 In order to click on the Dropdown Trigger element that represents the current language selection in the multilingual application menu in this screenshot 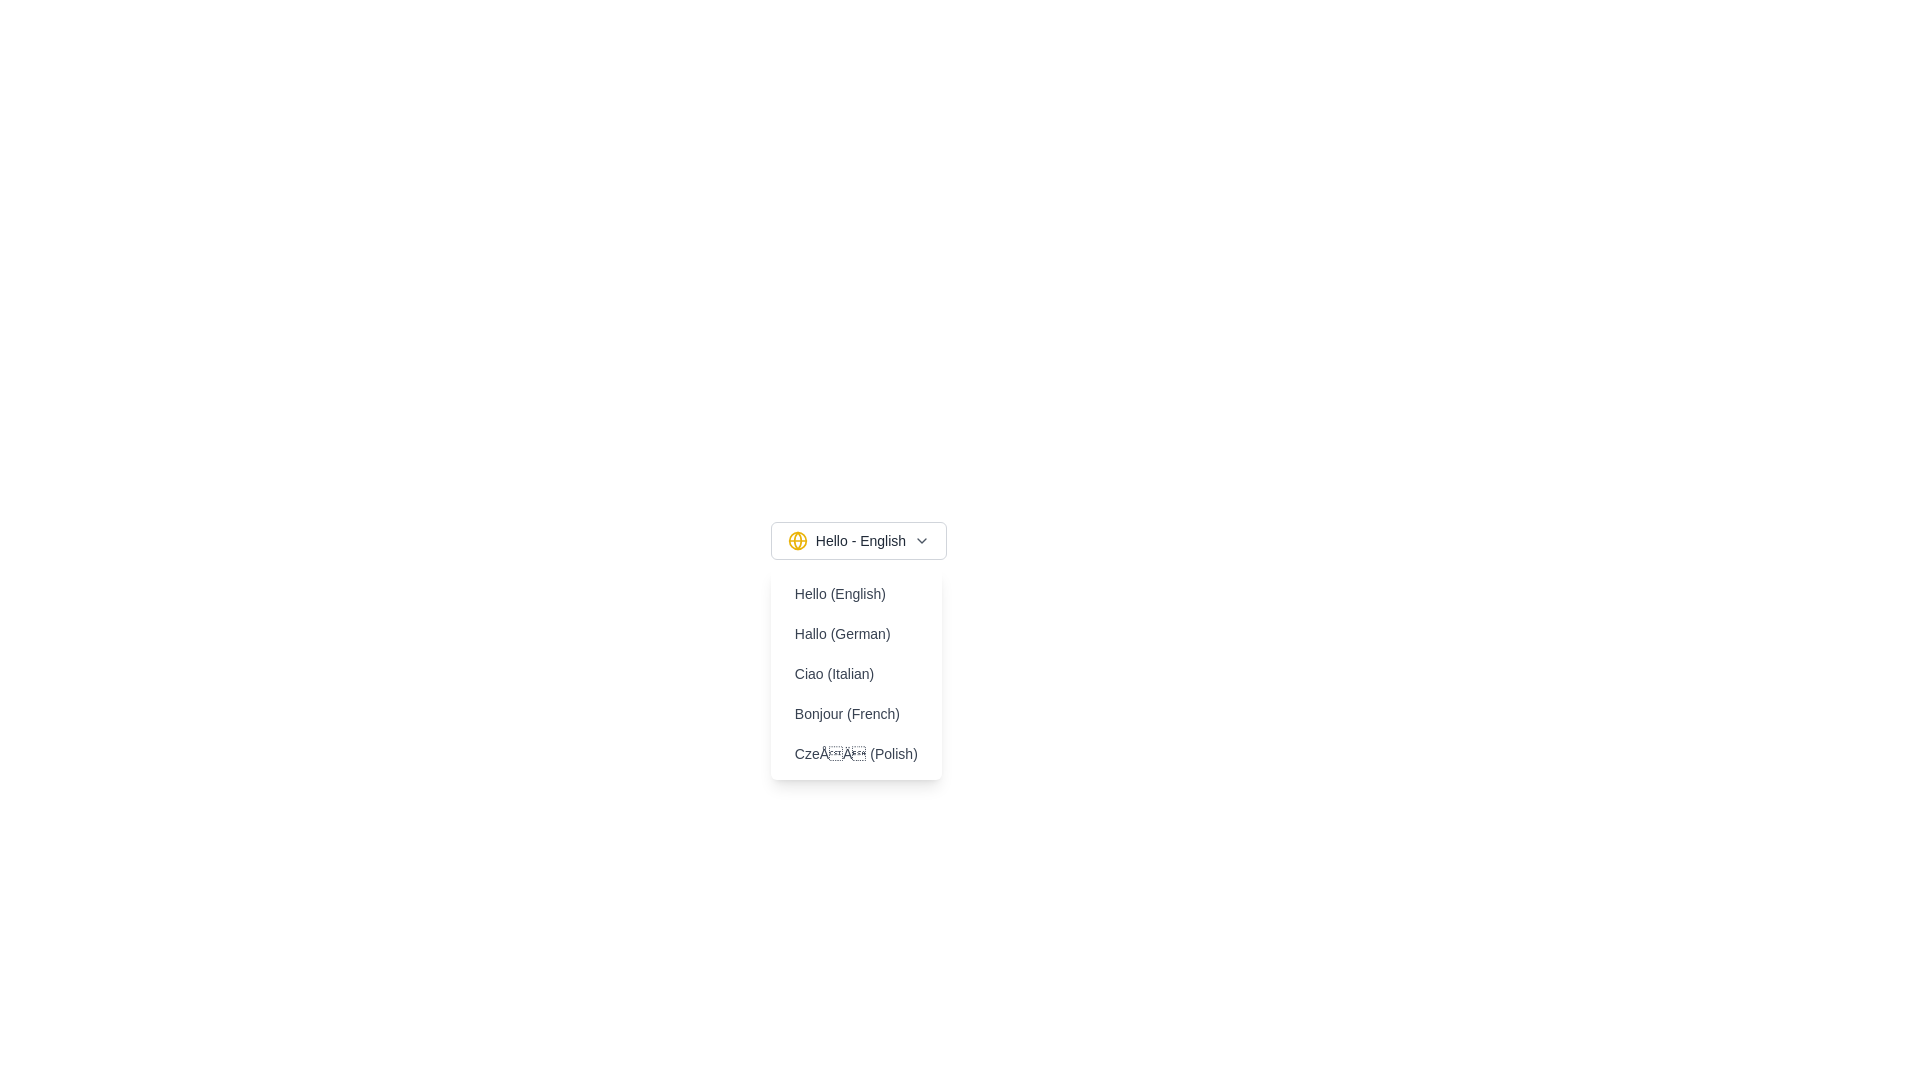, I will do `click(859, 540)`.